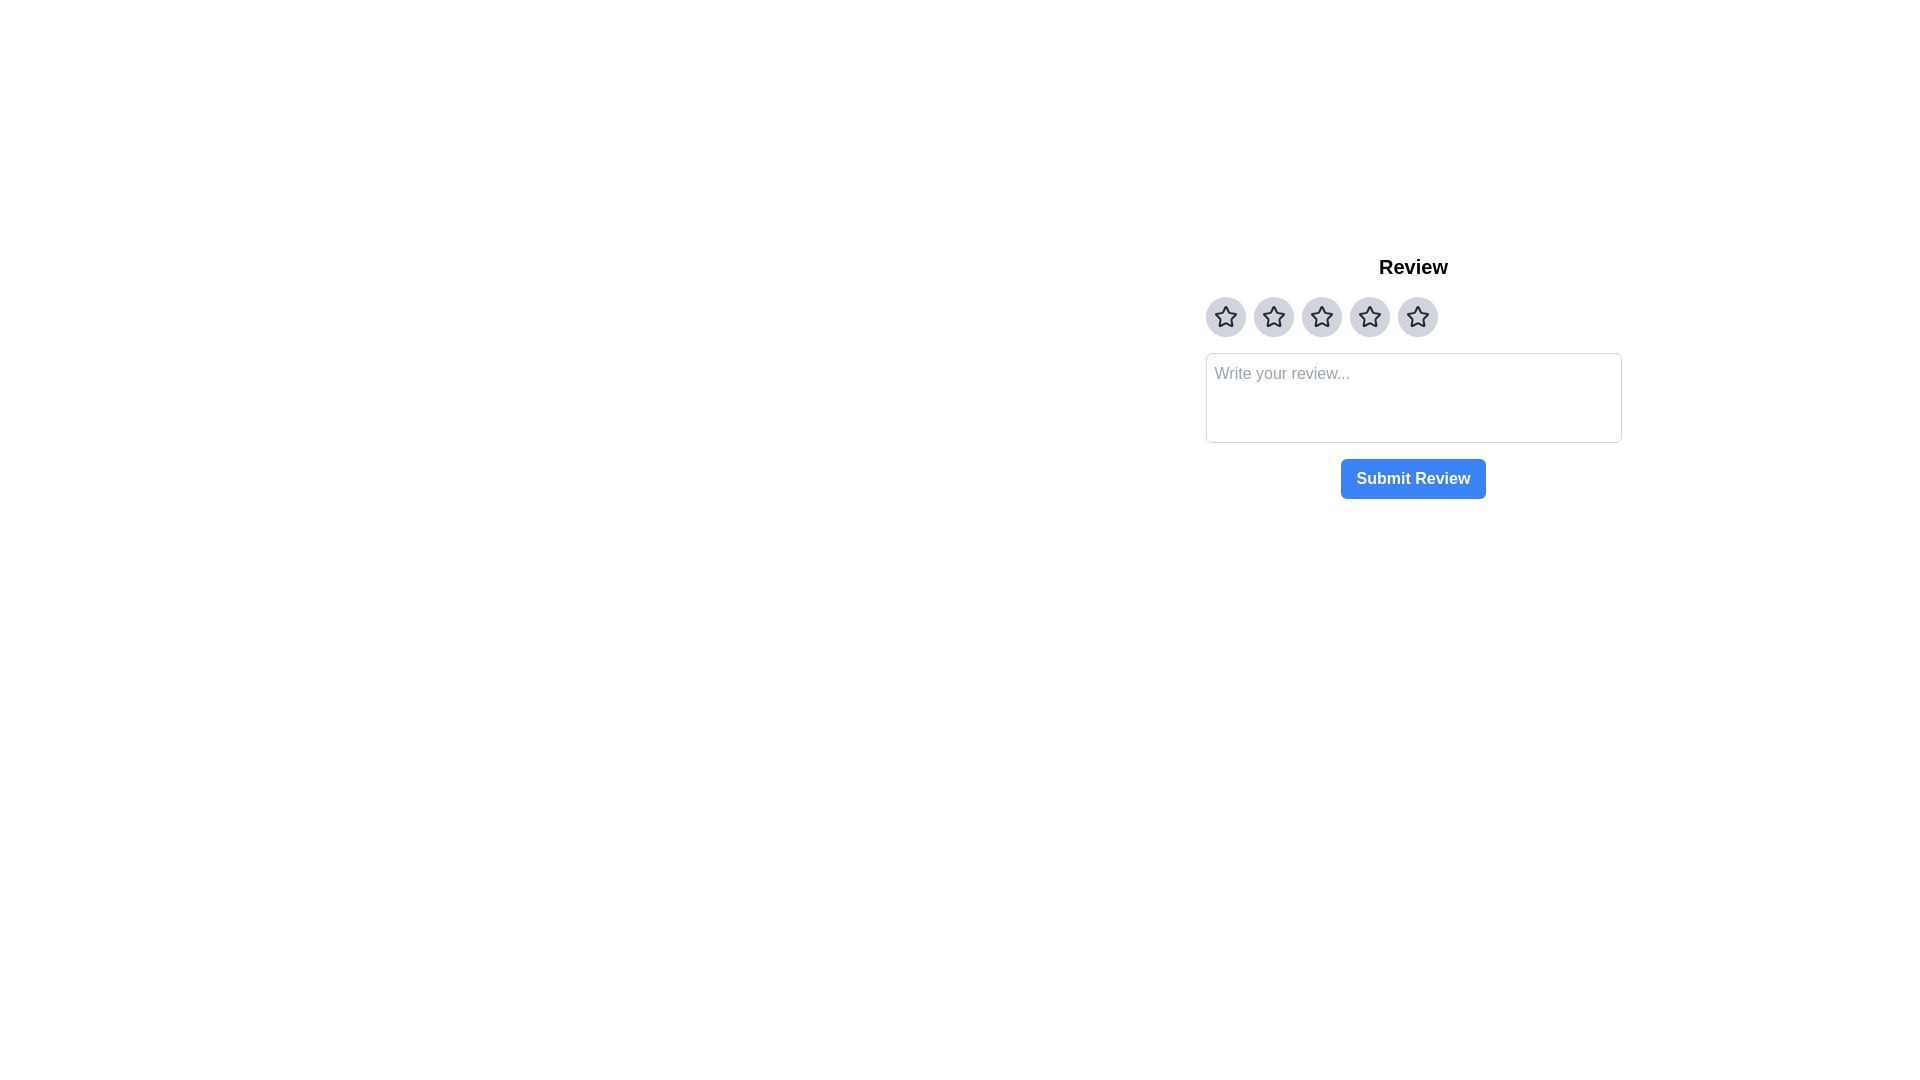  I want to click on the fifth star icon of the rating item, which is highlighted differently from the others, using keyboard focus, so click(1412, 315).